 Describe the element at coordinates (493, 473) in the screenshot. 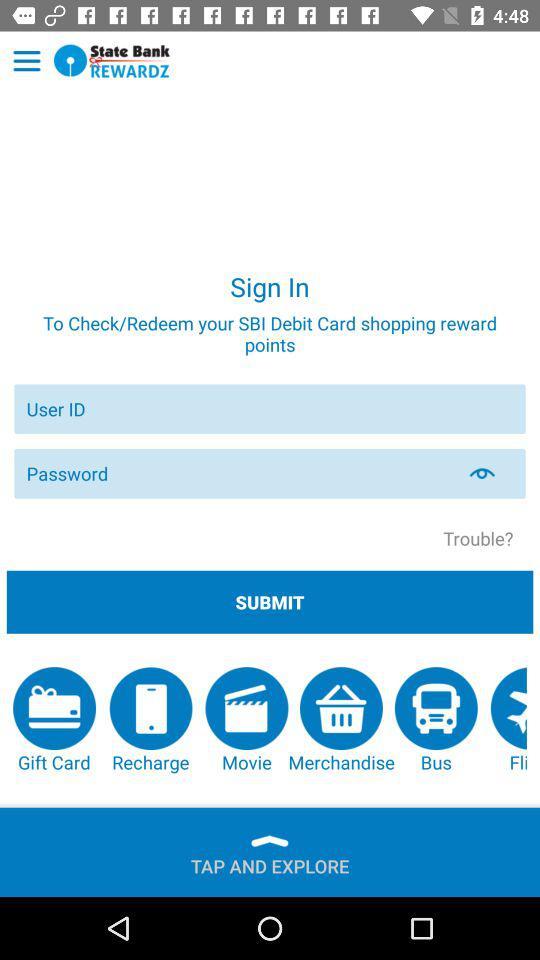

I see `icon above trouble? app` at that location.